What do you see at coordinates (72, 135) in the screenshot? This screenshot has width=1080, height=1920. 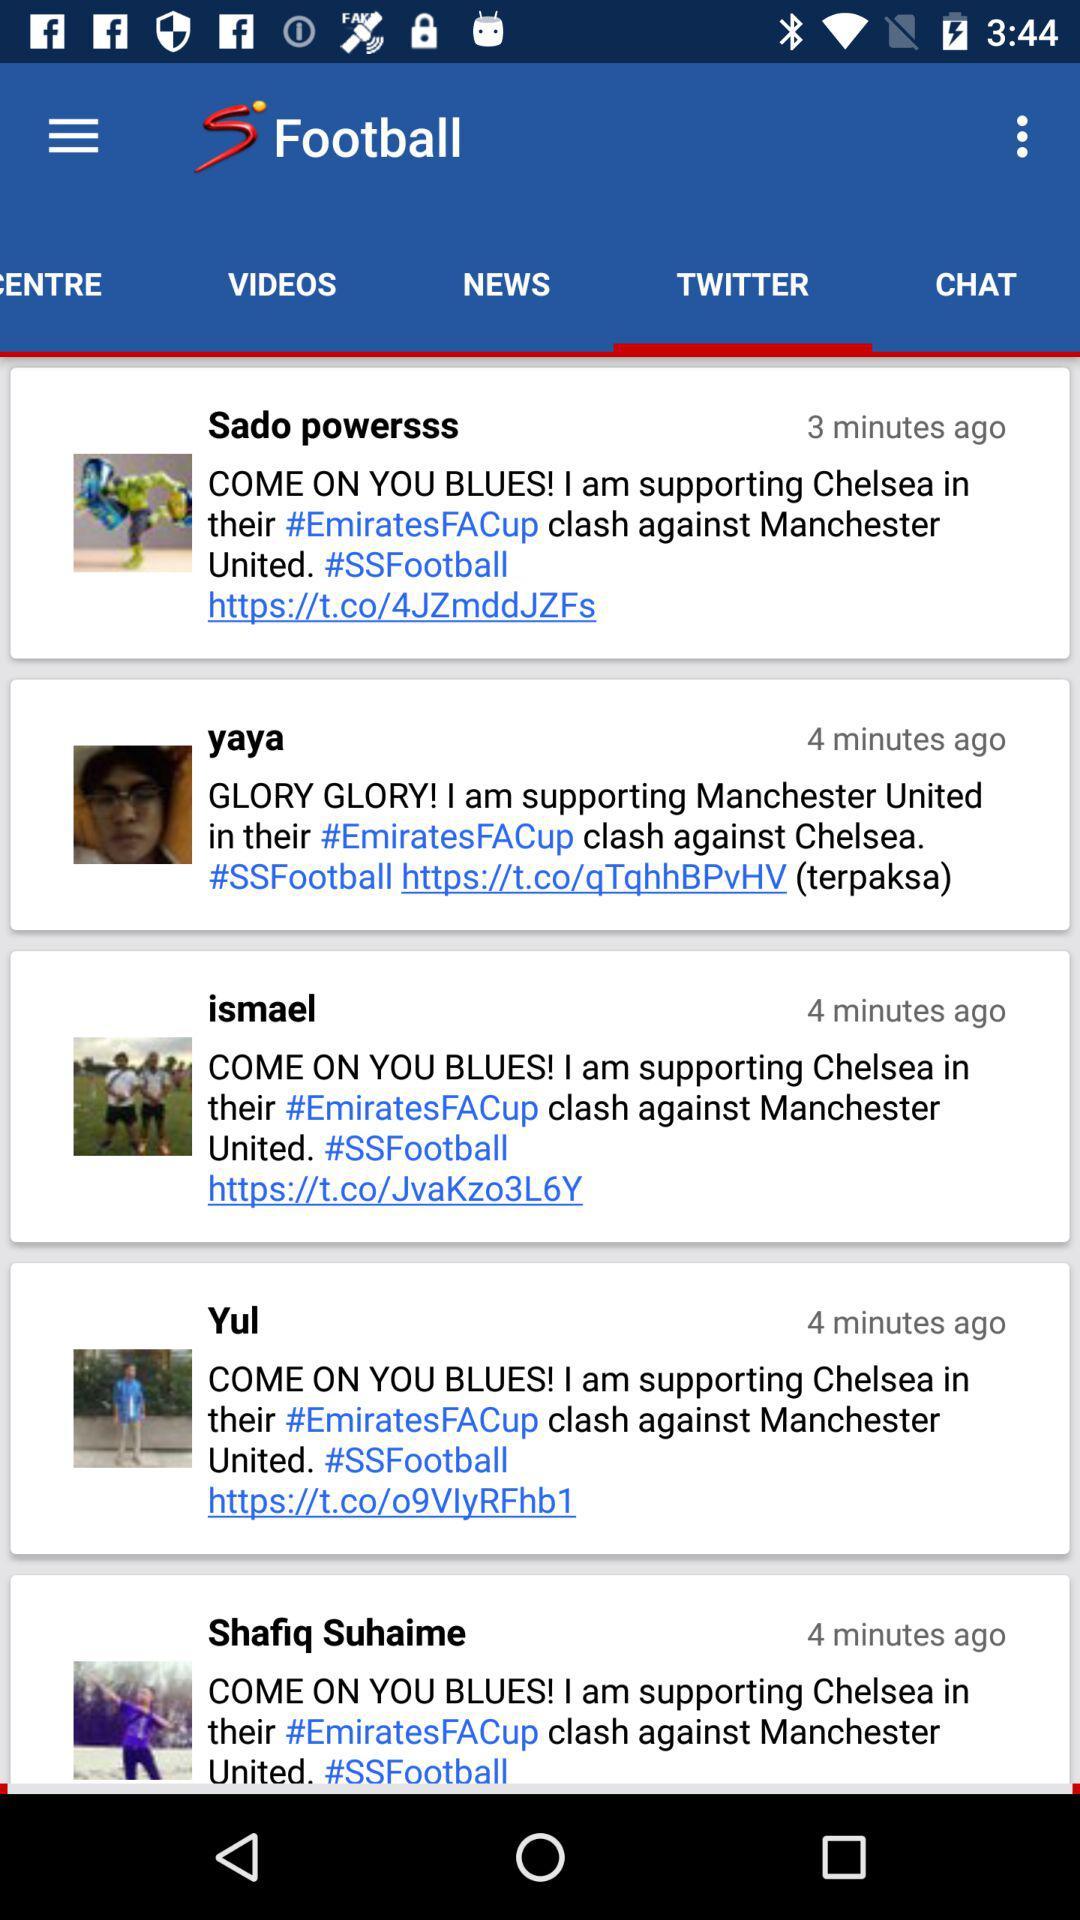 I see `show menu` at bounding box center [72, 135].